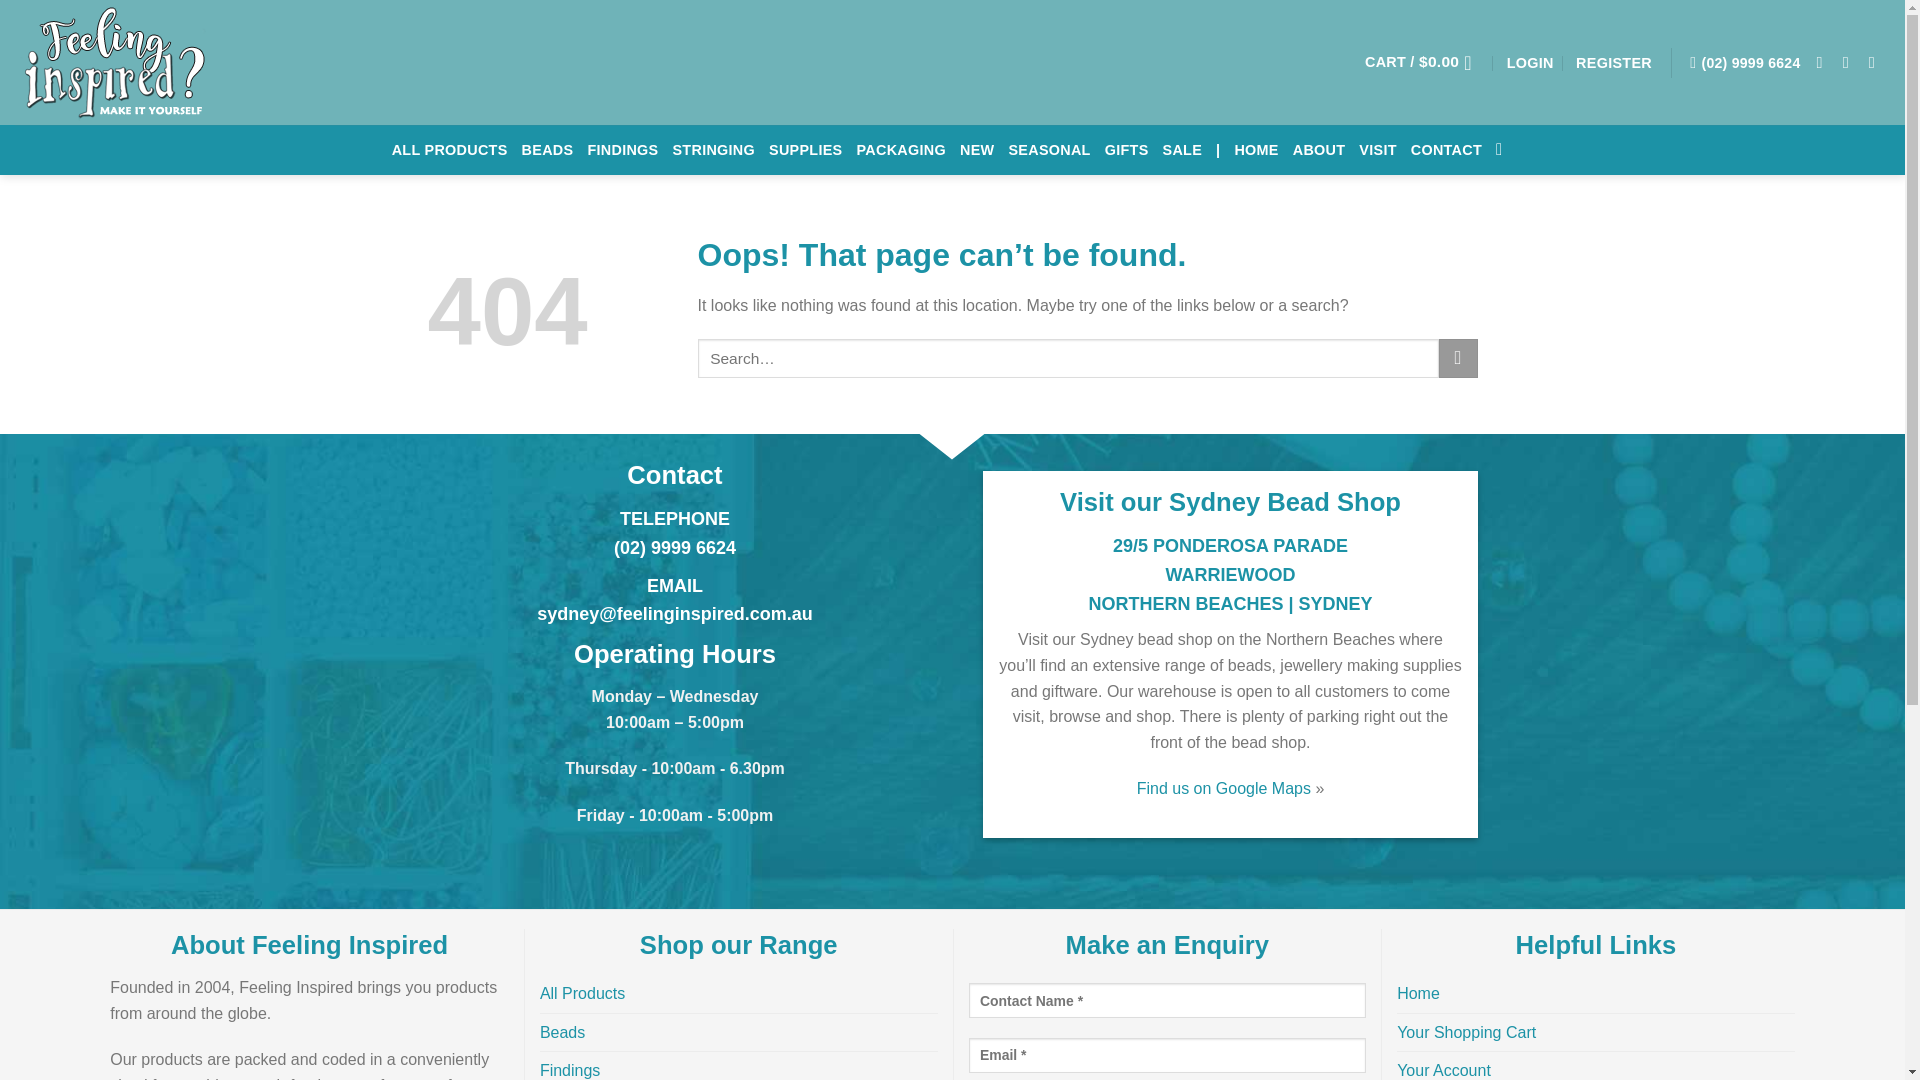 This screenshot has width=1920, height=1080. What do you see at coordinates (1358, 149) in the screenshot?
I see `'VISIT'` at bounding box center [1358, 149].